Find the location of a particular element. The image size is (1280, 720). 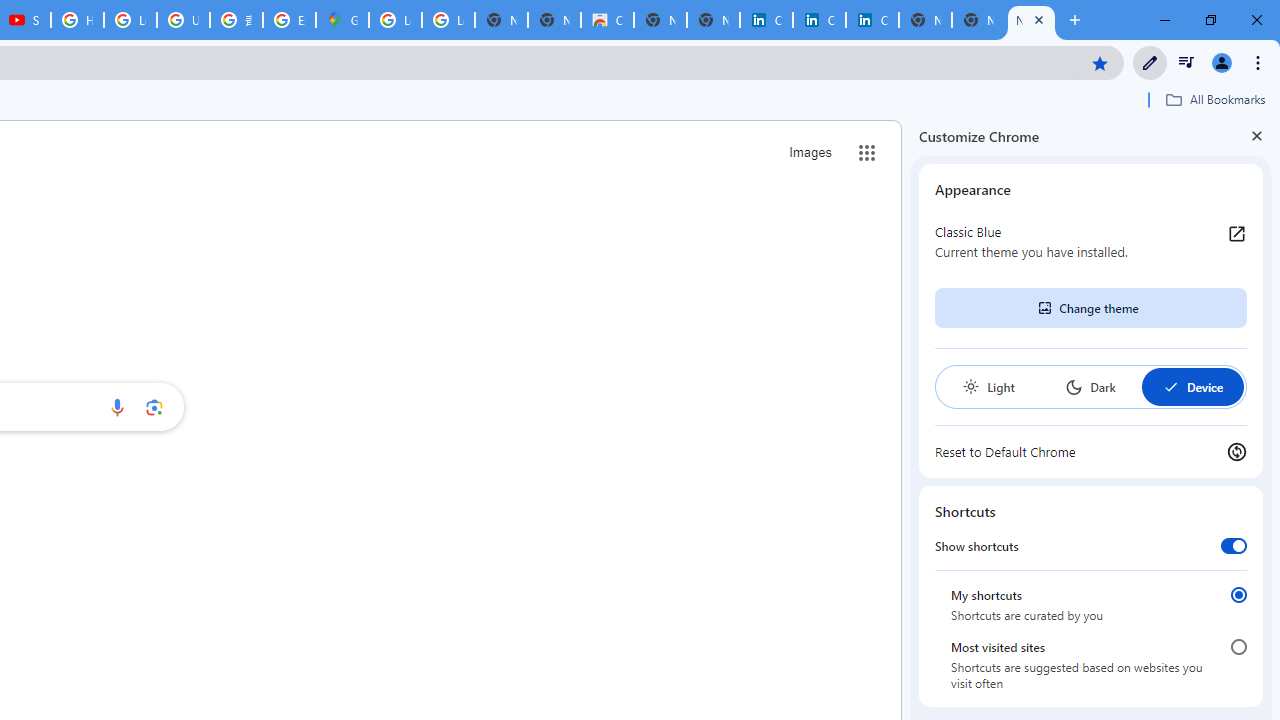

'Cookie Policy | LinkedIn' is located at coordinates (819, 20).